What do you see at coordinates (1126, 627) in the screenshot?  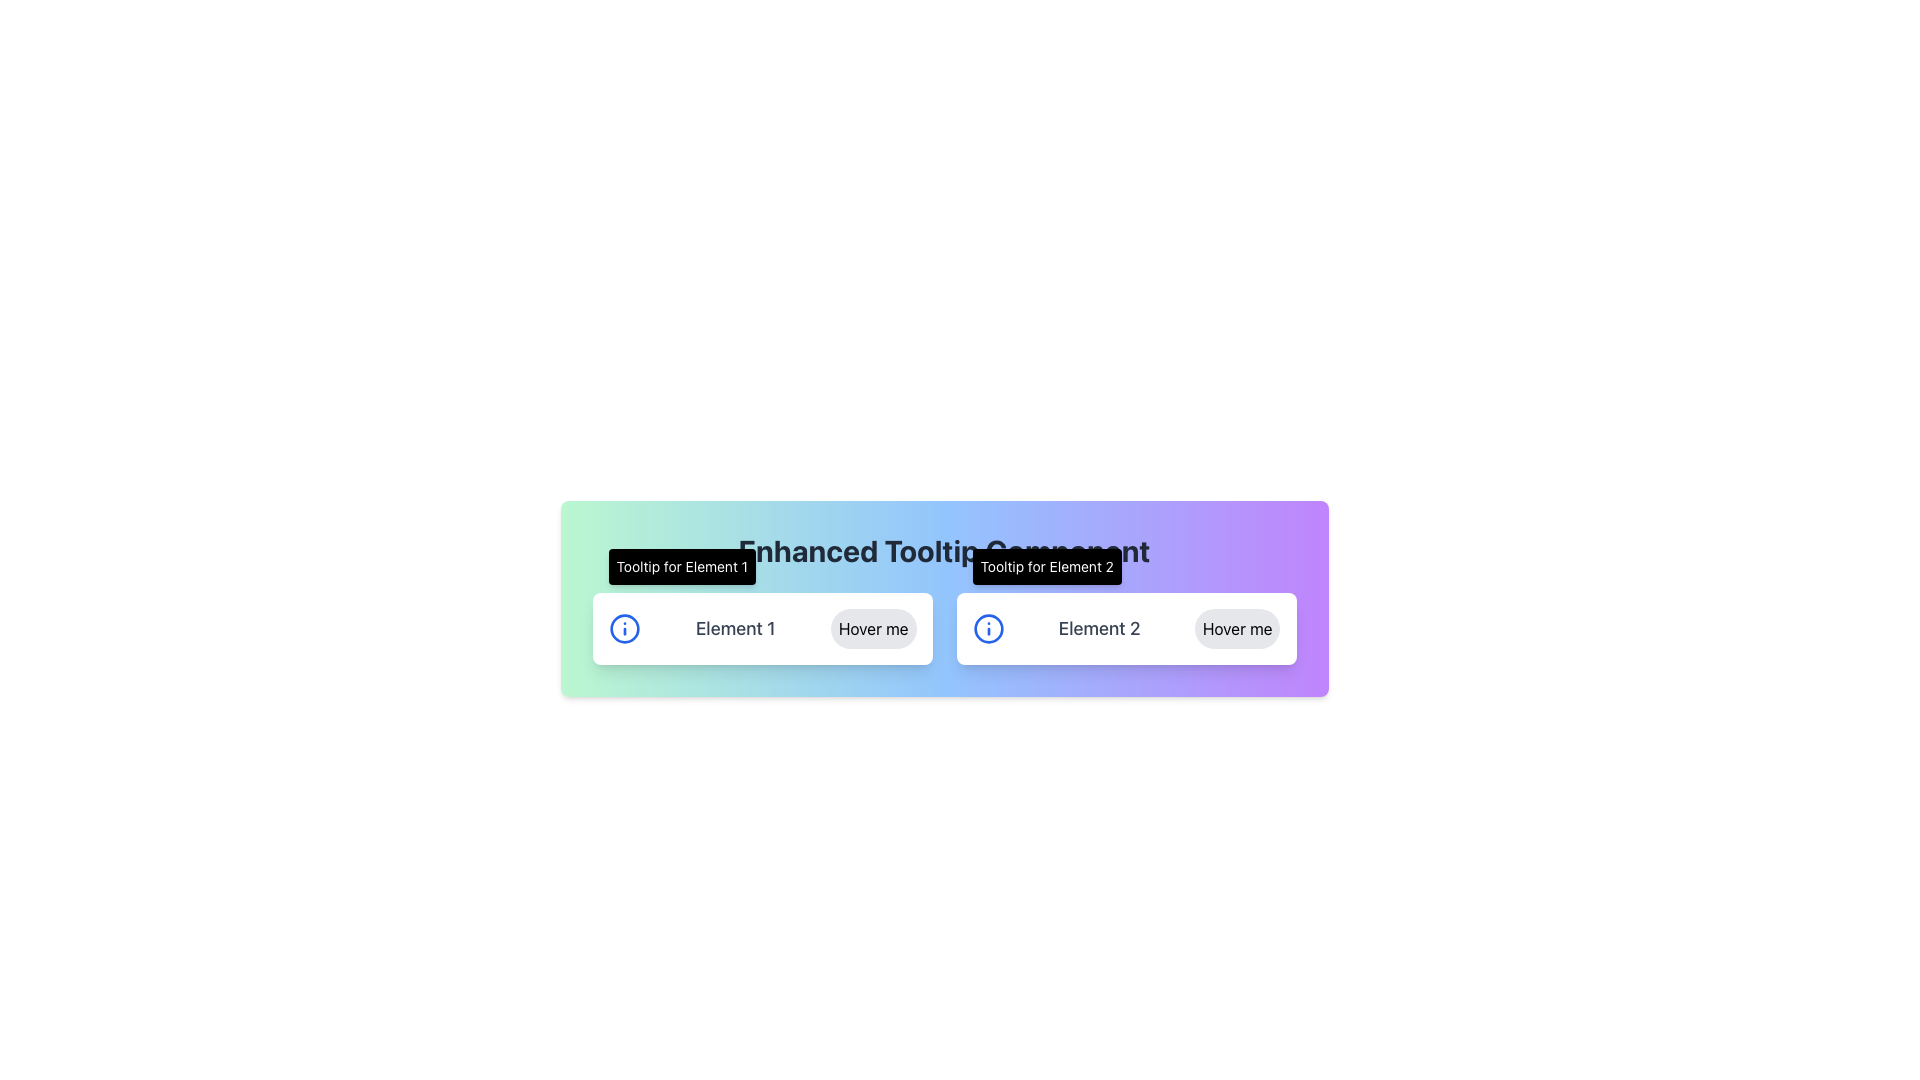 I see `the interactive button in the Composite component that presents information about 'Element 2'` at bounding box center [1126, 627].